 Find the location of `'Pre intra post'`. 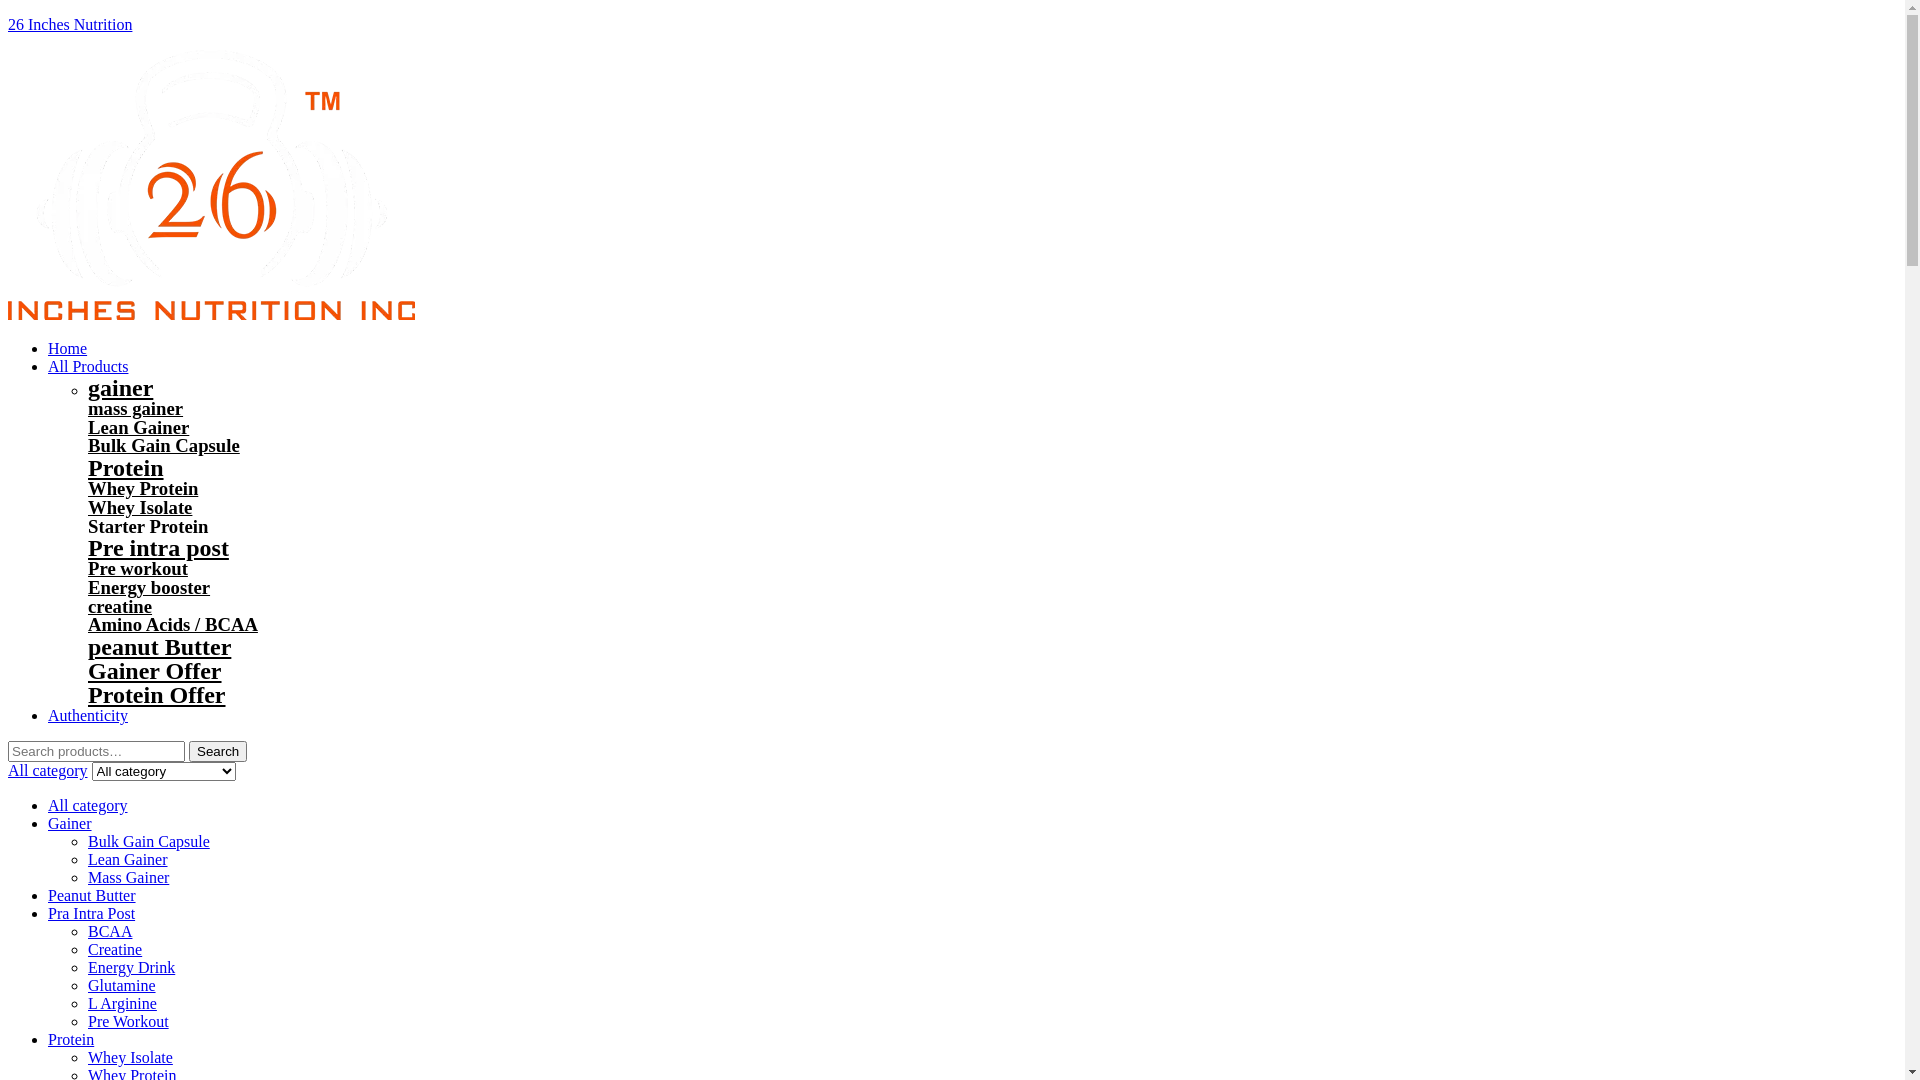

'Pre intra post' is located at coordinates (157, 547).